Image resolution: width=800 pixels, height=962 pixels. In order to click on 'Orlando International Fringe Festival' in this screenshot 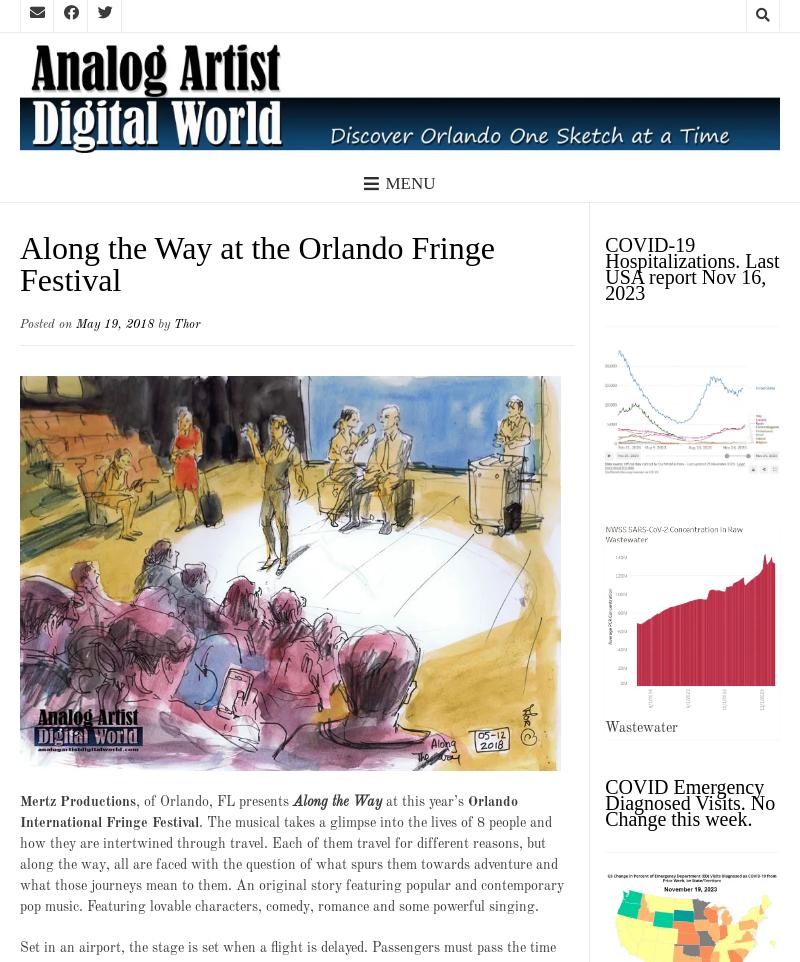, I will do `click(268, 810)`.